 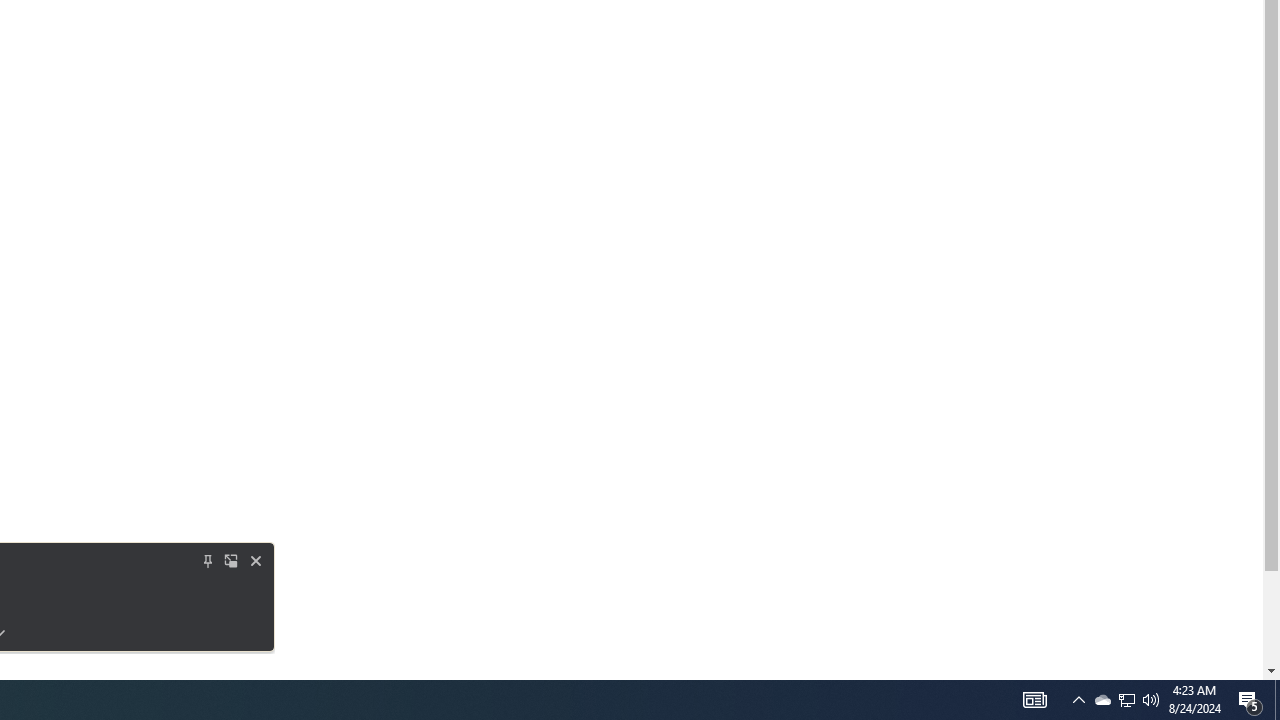 I want to click on 'Back to tab', so click(x=208, y=560).